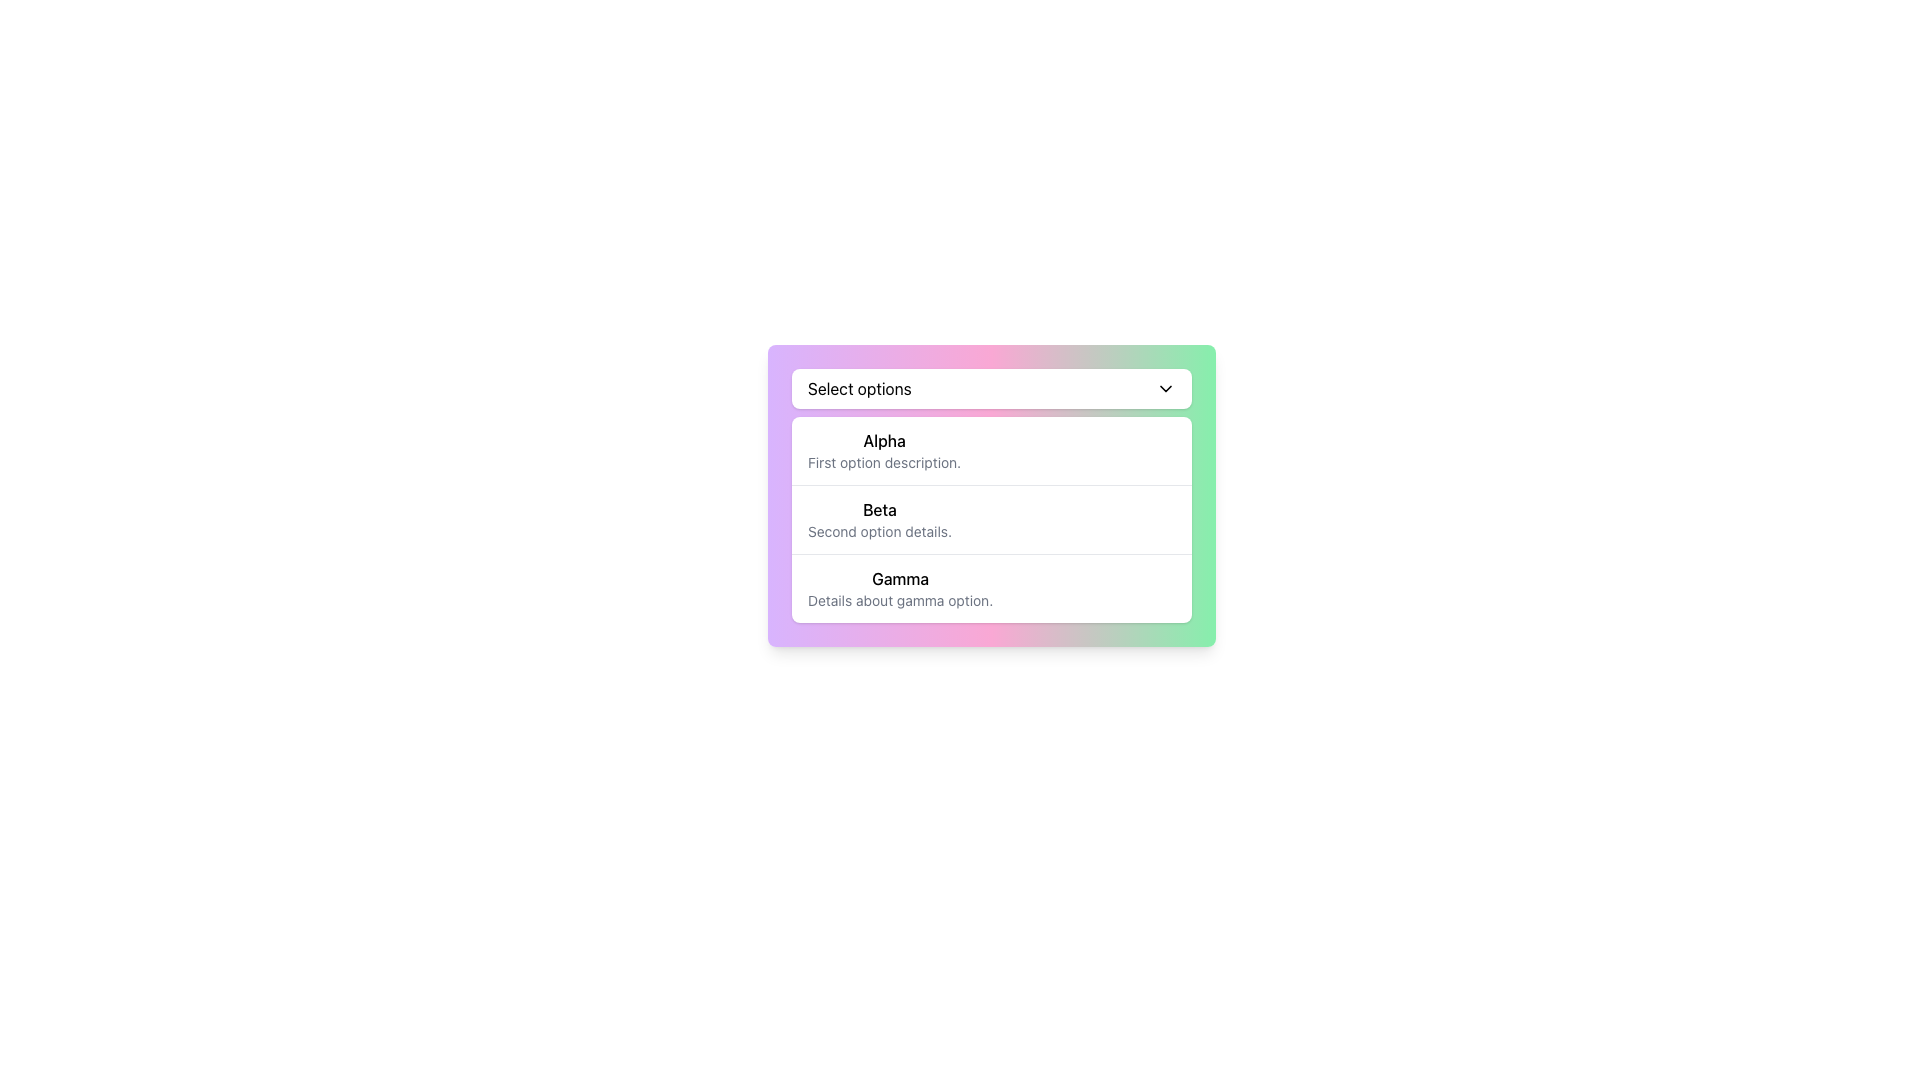  Describe the element at coordinates (879, 508) in the screenshot. I see `the second selectable option` at that location.